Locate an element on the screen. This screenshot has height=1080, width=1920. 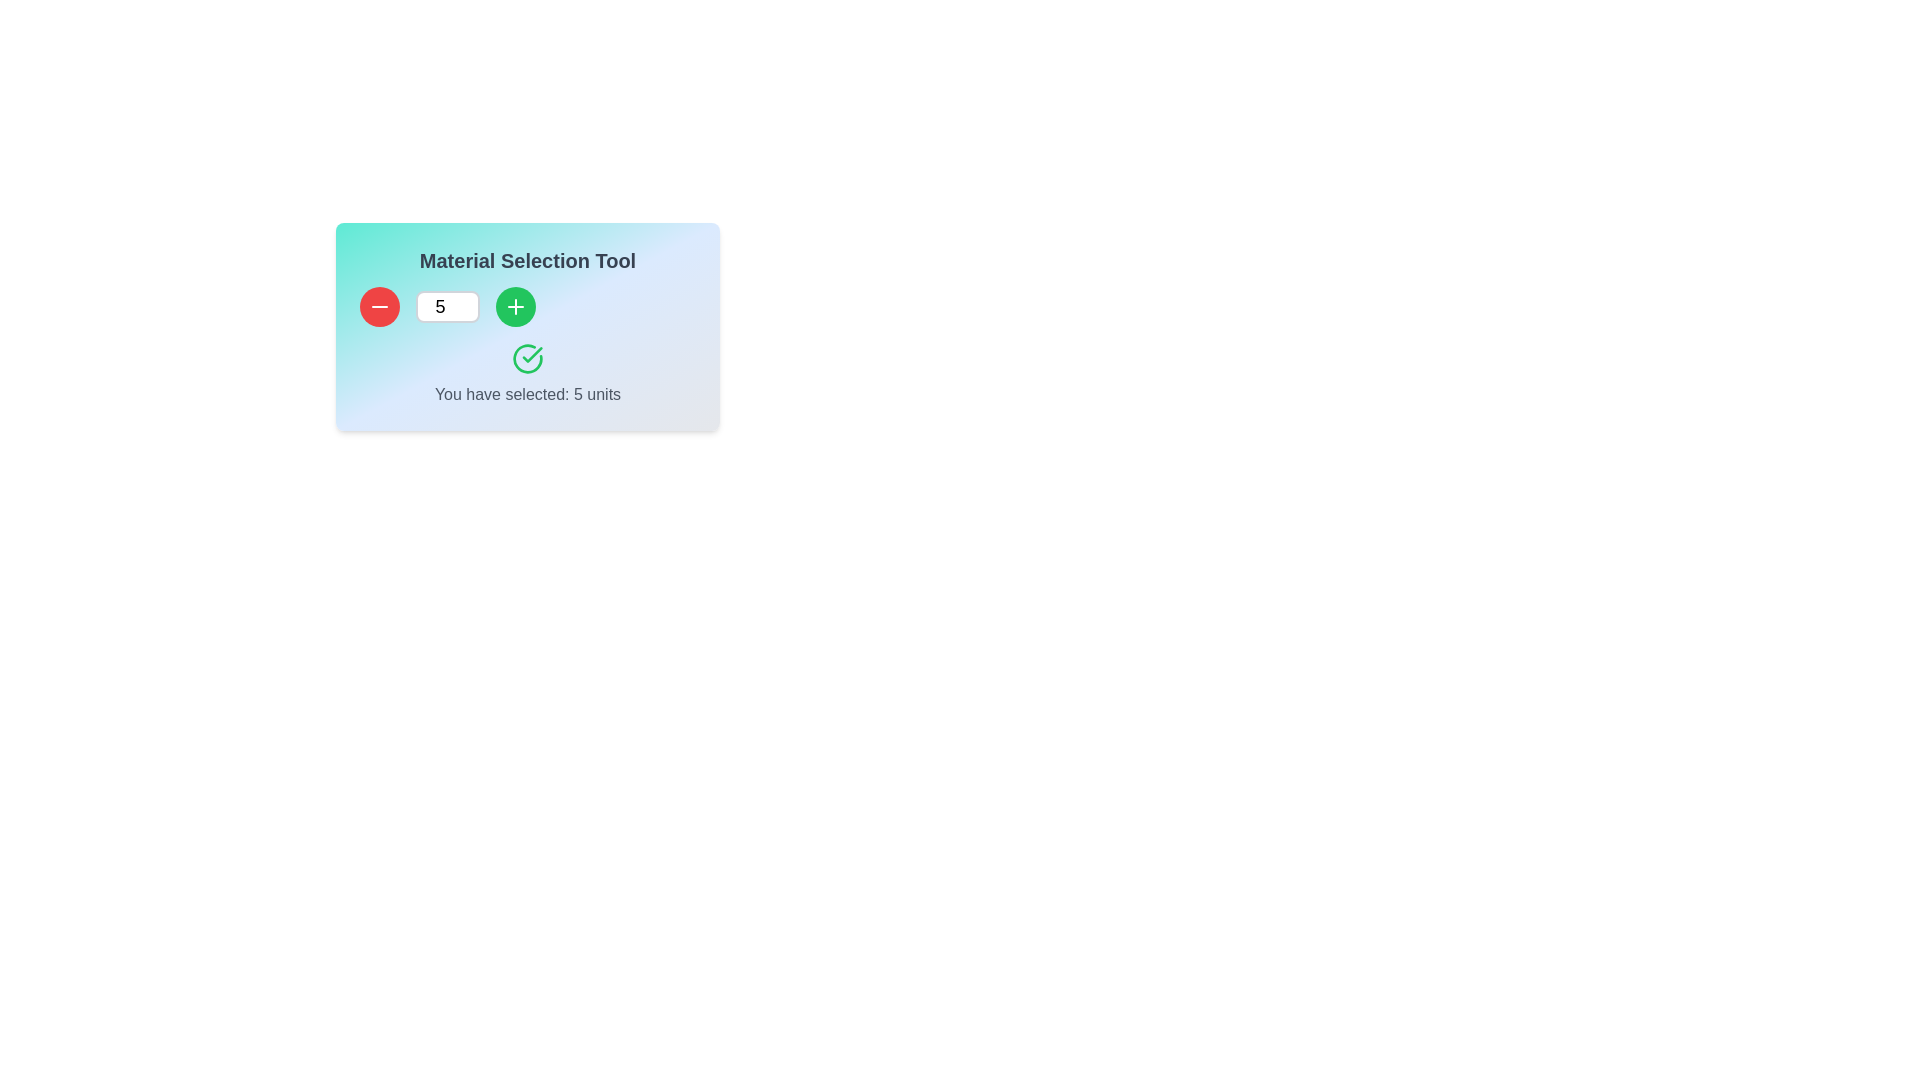
the increment button on the numerical input field component within the 'Material Selection Tool' panel to increase the value is located at coordinates (528, 307).